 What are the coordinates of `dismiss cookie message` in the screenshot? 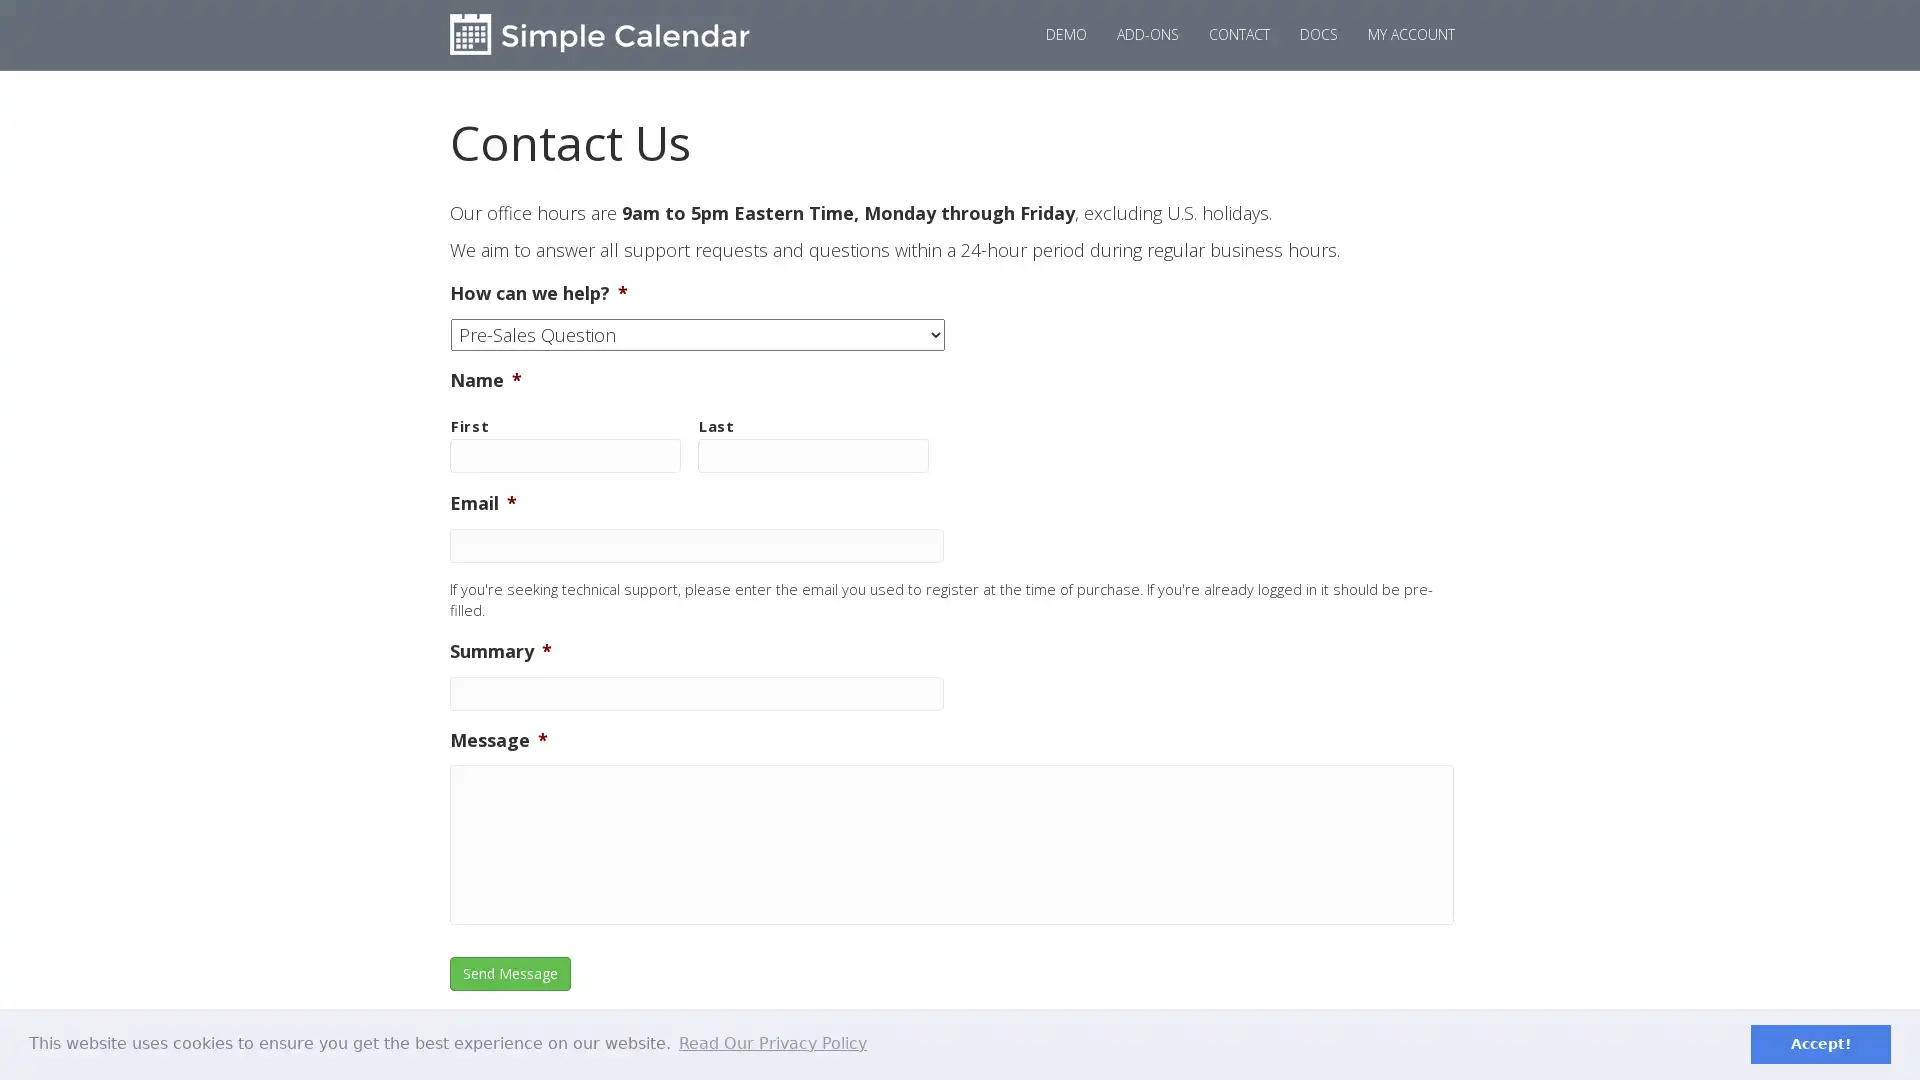 It's located at (1820, 1043).